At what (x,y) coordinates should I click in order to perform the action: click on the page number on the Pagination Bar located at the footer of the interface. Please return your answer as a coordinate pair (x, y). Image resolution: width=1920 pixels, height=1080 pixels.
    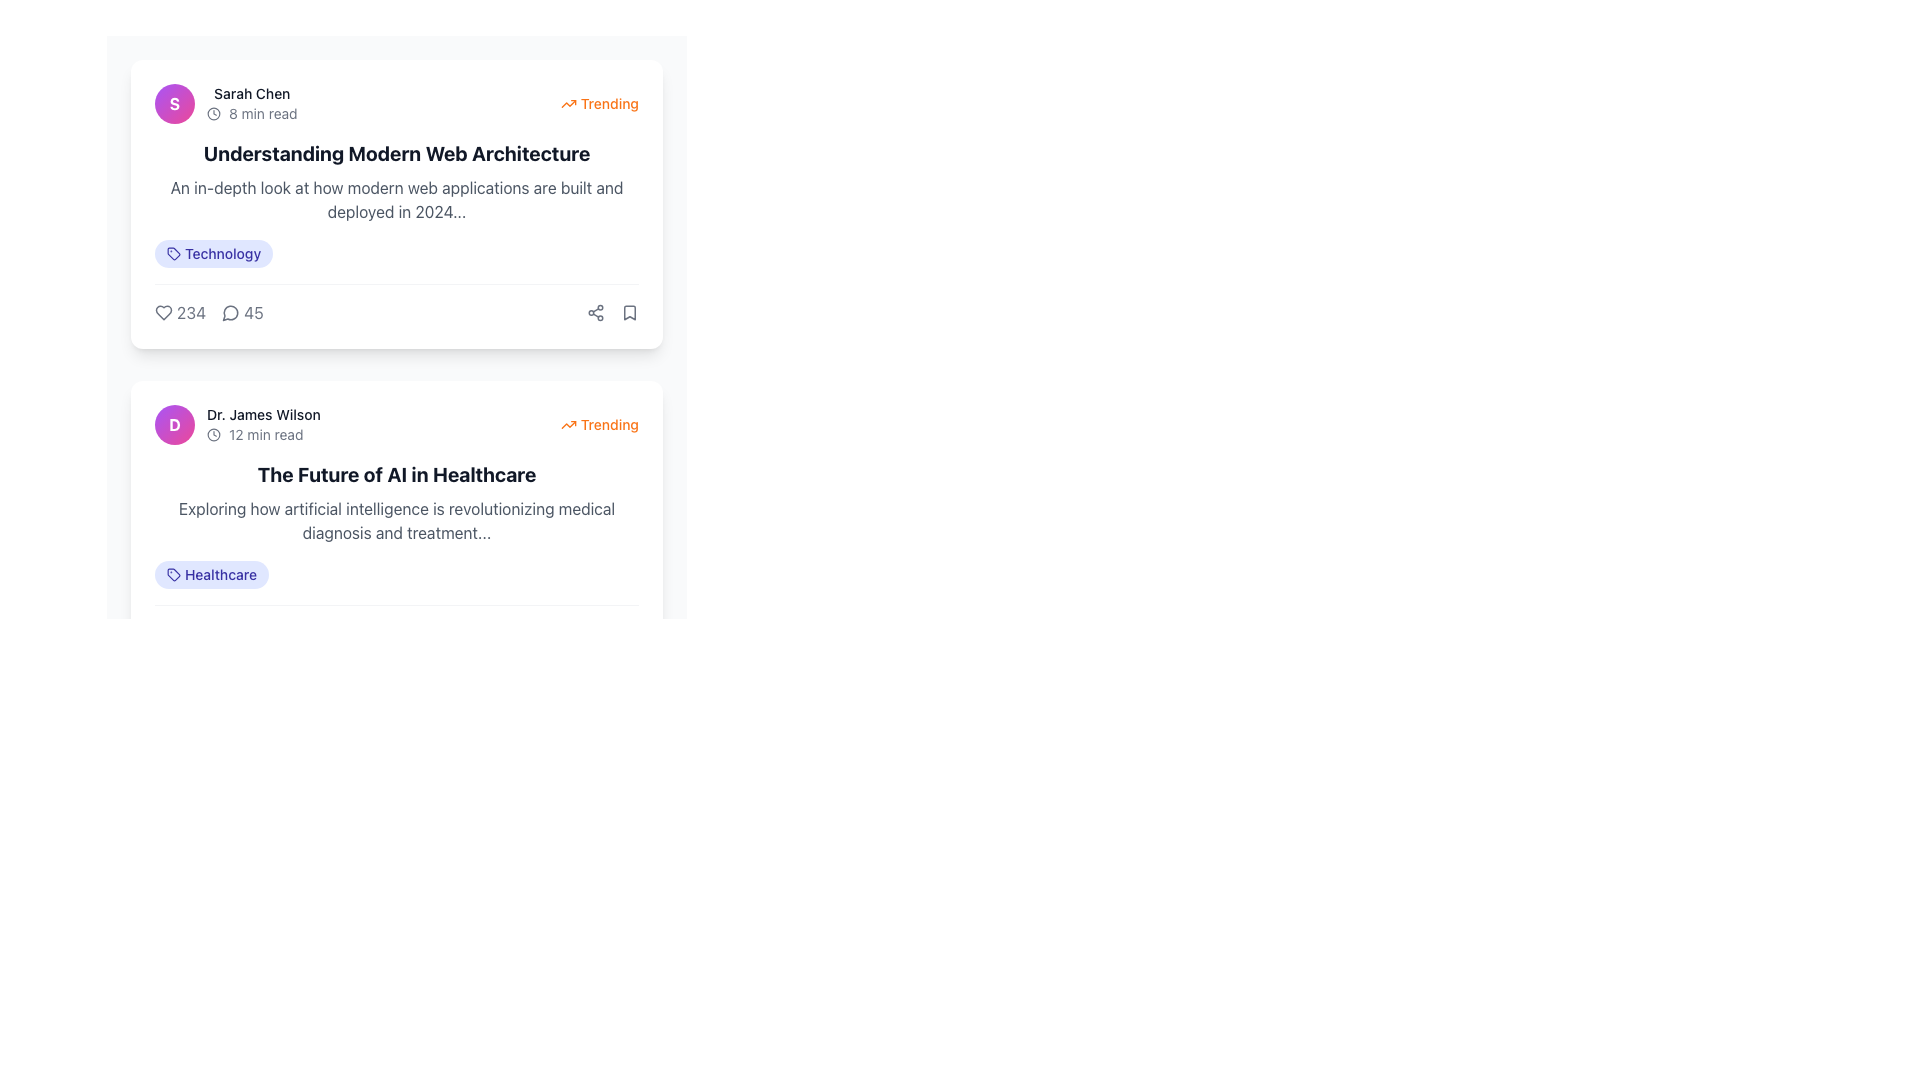
    Looking at the image, I should click on (397, 1058).